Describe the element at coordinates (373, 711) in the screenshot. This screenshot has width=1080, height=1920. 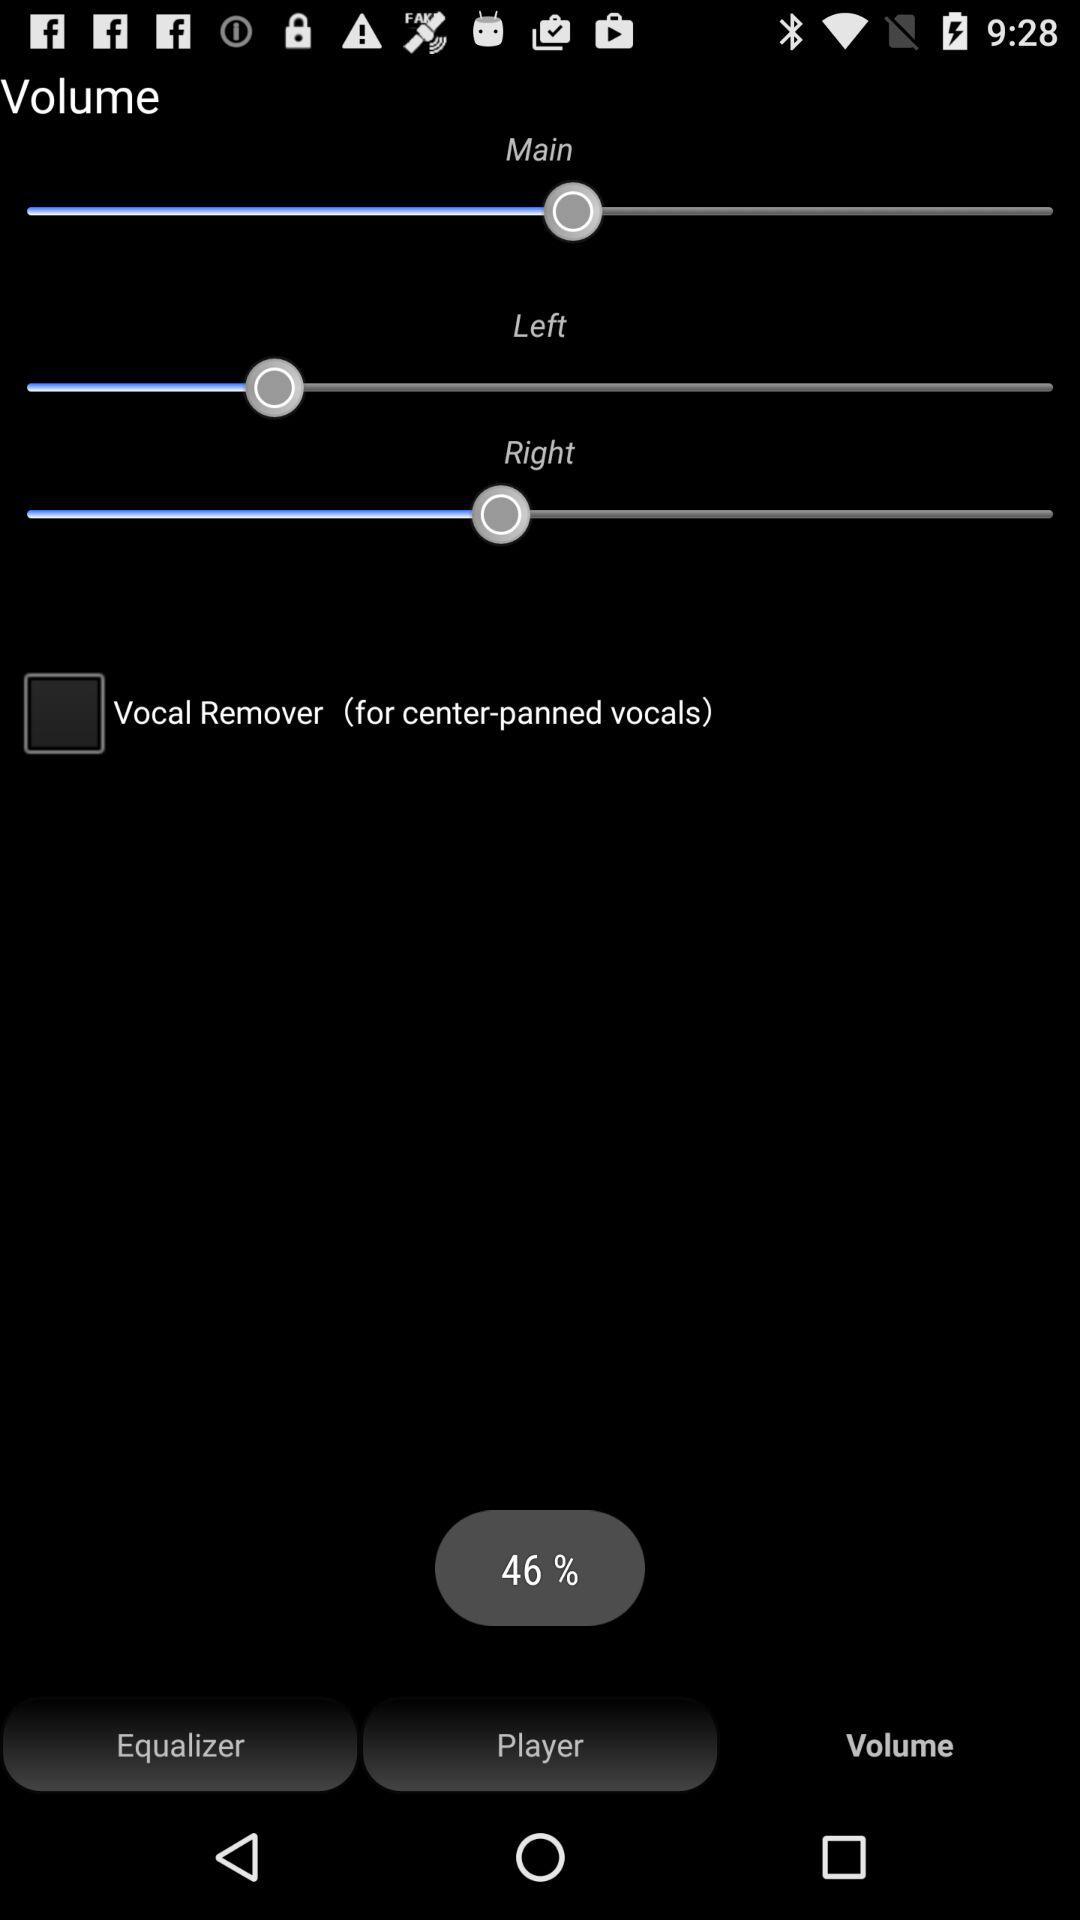
I see `check the box which says vocal remover for centerpanned vocals0` at that location.